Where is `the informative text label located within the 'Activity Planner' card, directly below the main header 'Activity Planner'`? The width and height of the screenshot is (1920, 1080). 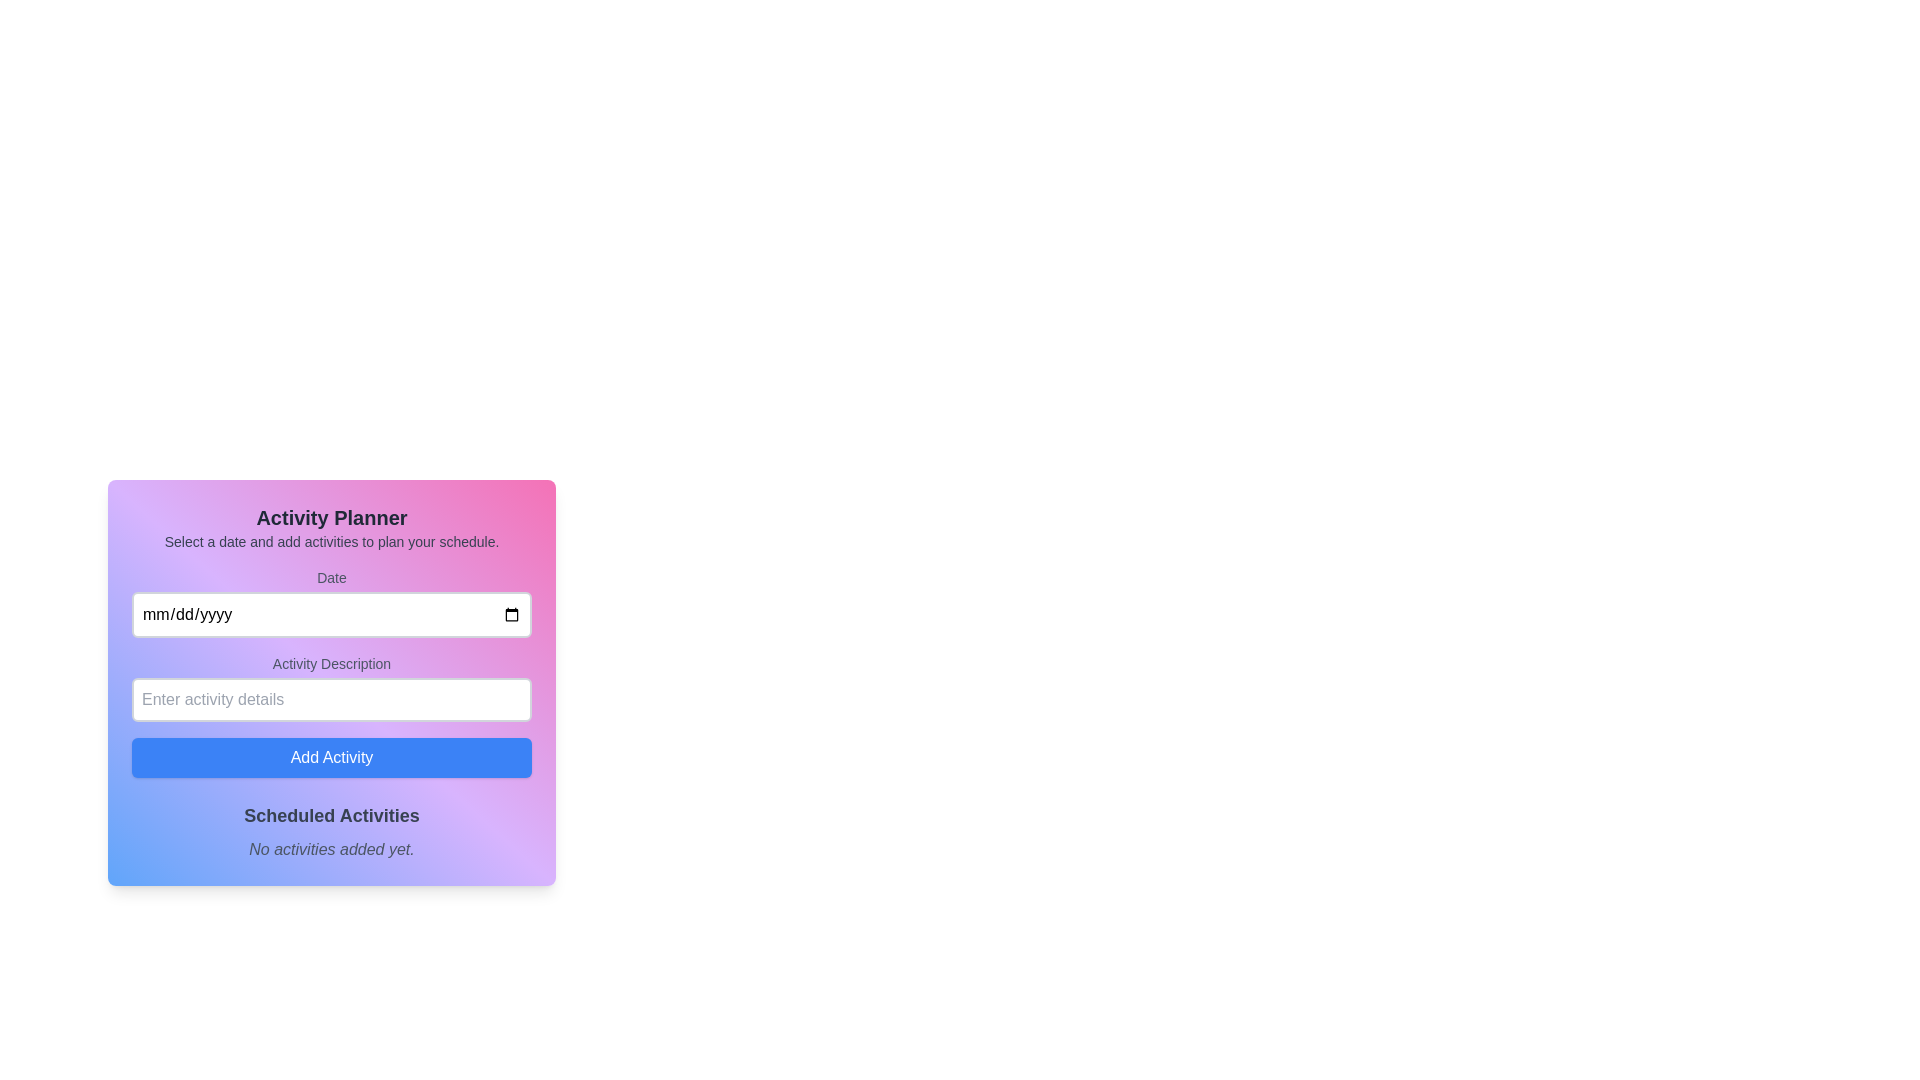 the informative text label located within the 'Activity Planner' card, directly below the main header 'Activity Planner' is located at coordinates (331, 542).